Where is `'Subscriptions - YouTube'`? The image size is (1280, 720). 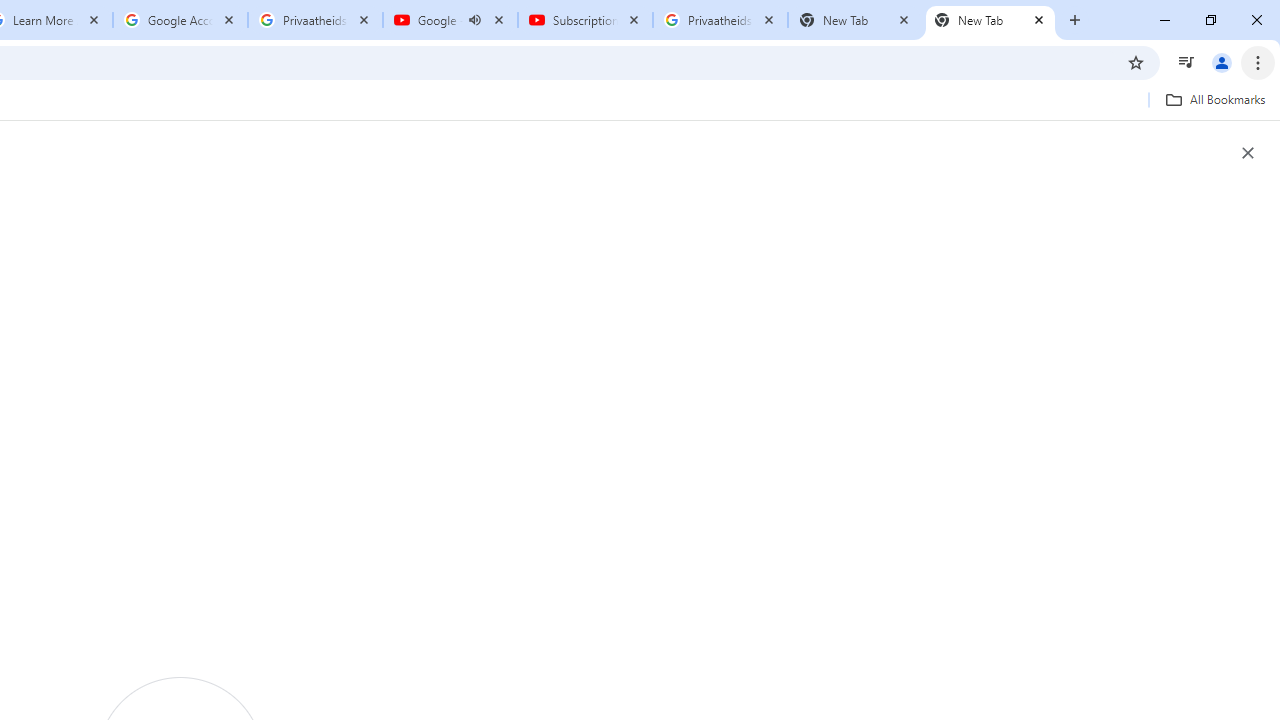
'Subscriptions - YouTube' is located at coordinates (584, 20).